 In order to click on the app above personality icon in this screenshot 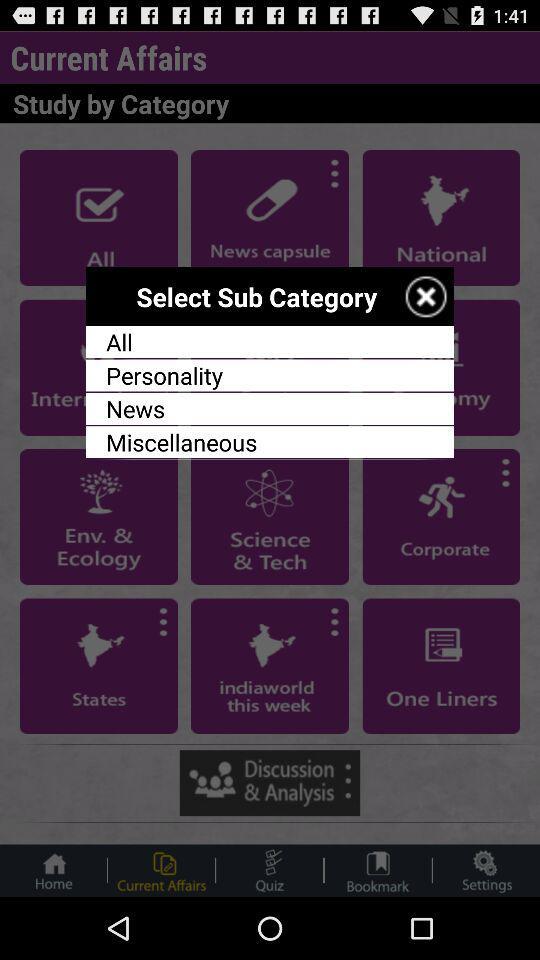, I will do `click(270, 342)`.